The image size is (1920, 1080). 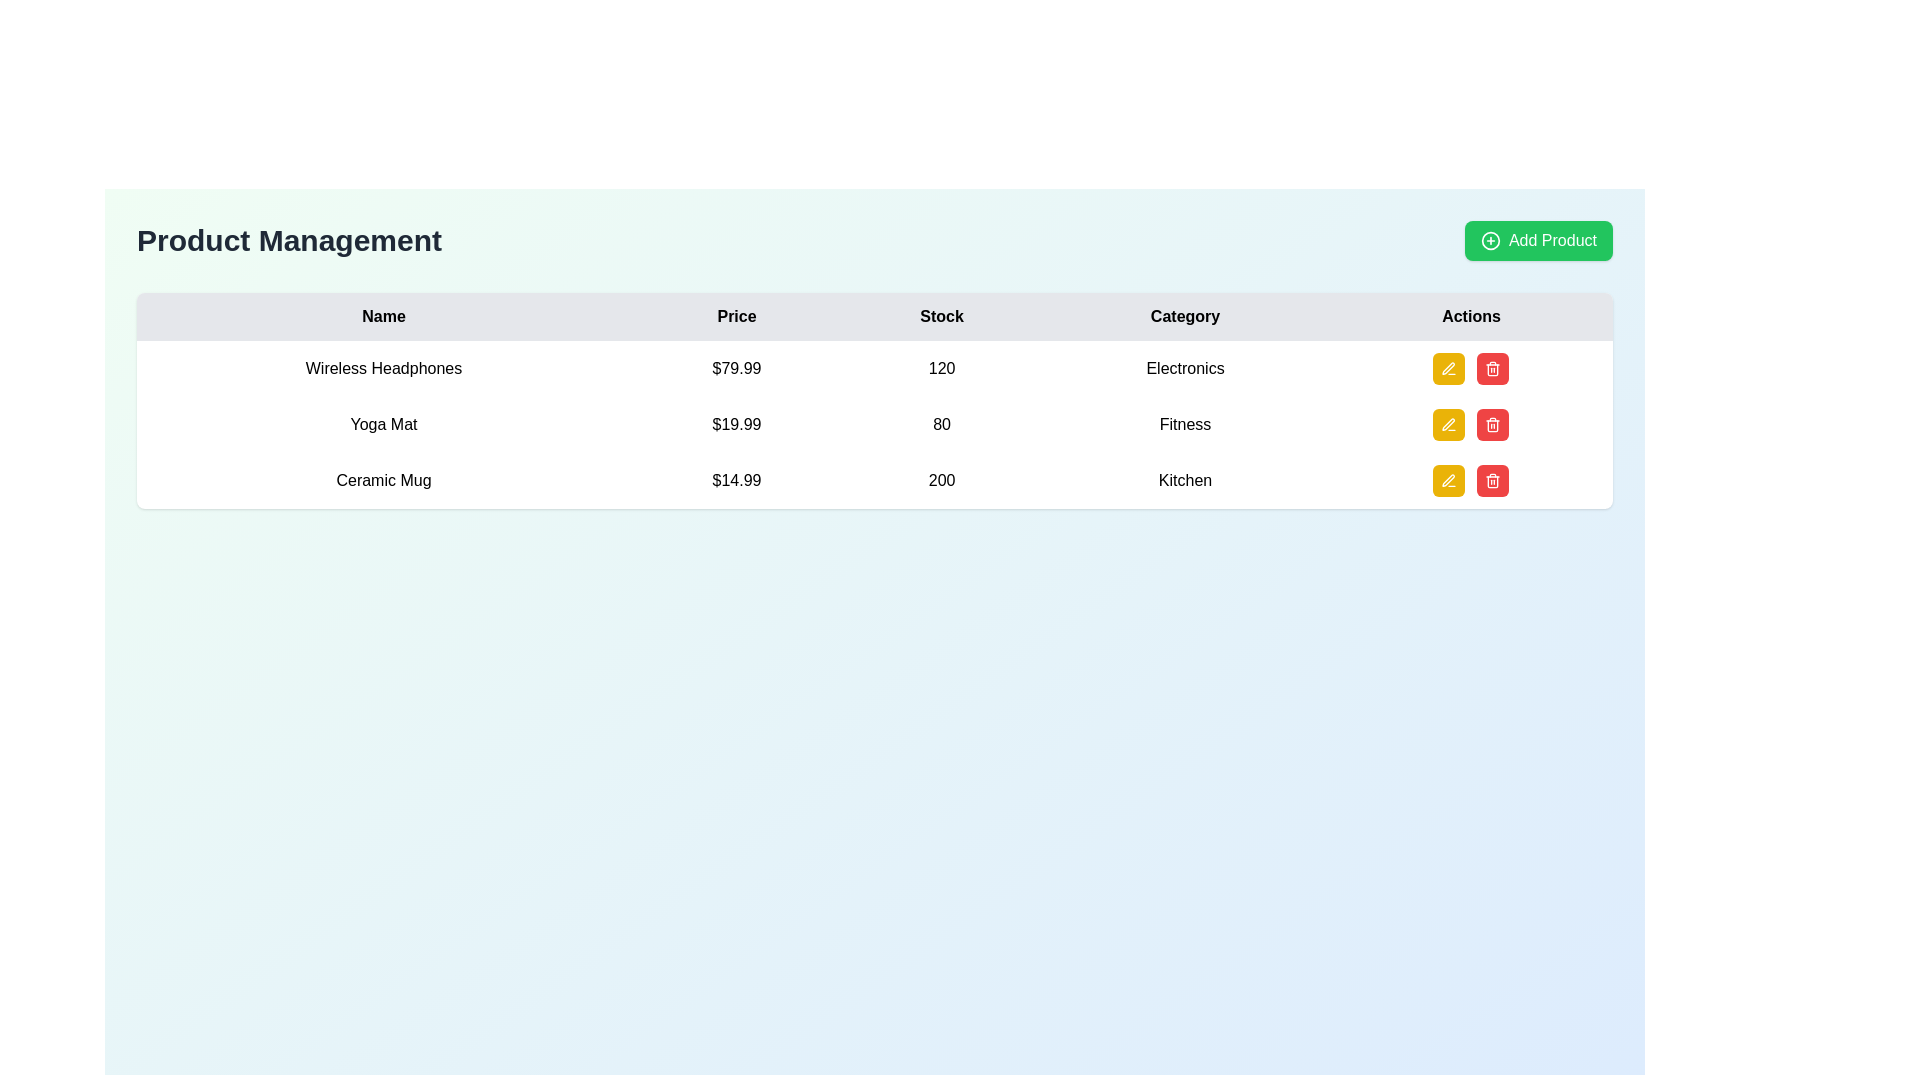 What do you see at coordinates (1449, 481) in the screenshot?
I see `the pen icon located within the yellow button in the 'Actions' column of the third row in the table` at bounding box center [1449, 481].